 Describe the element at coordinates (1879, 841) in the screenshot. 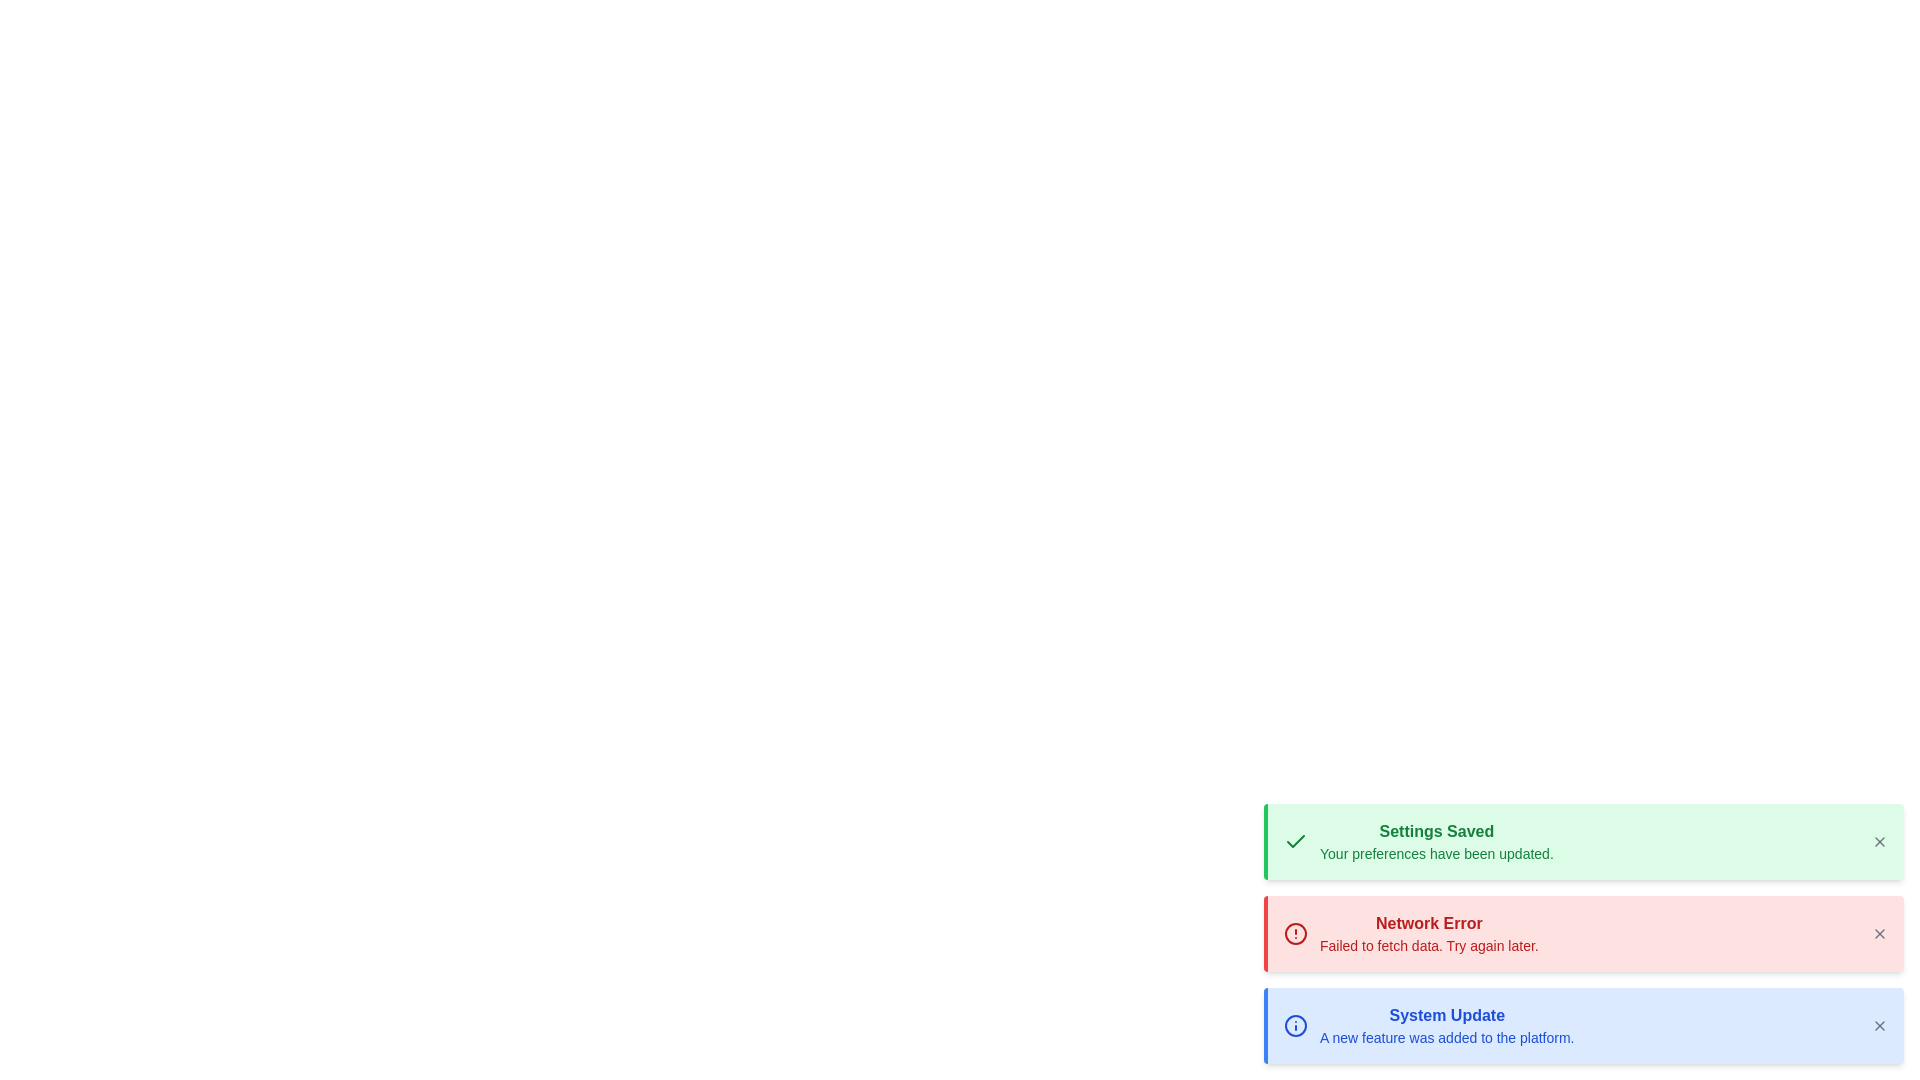

I see `the close icon button, which is a small 'X' symbol located at the far right of the green notification box indicating that the settings have been saved` at that location.